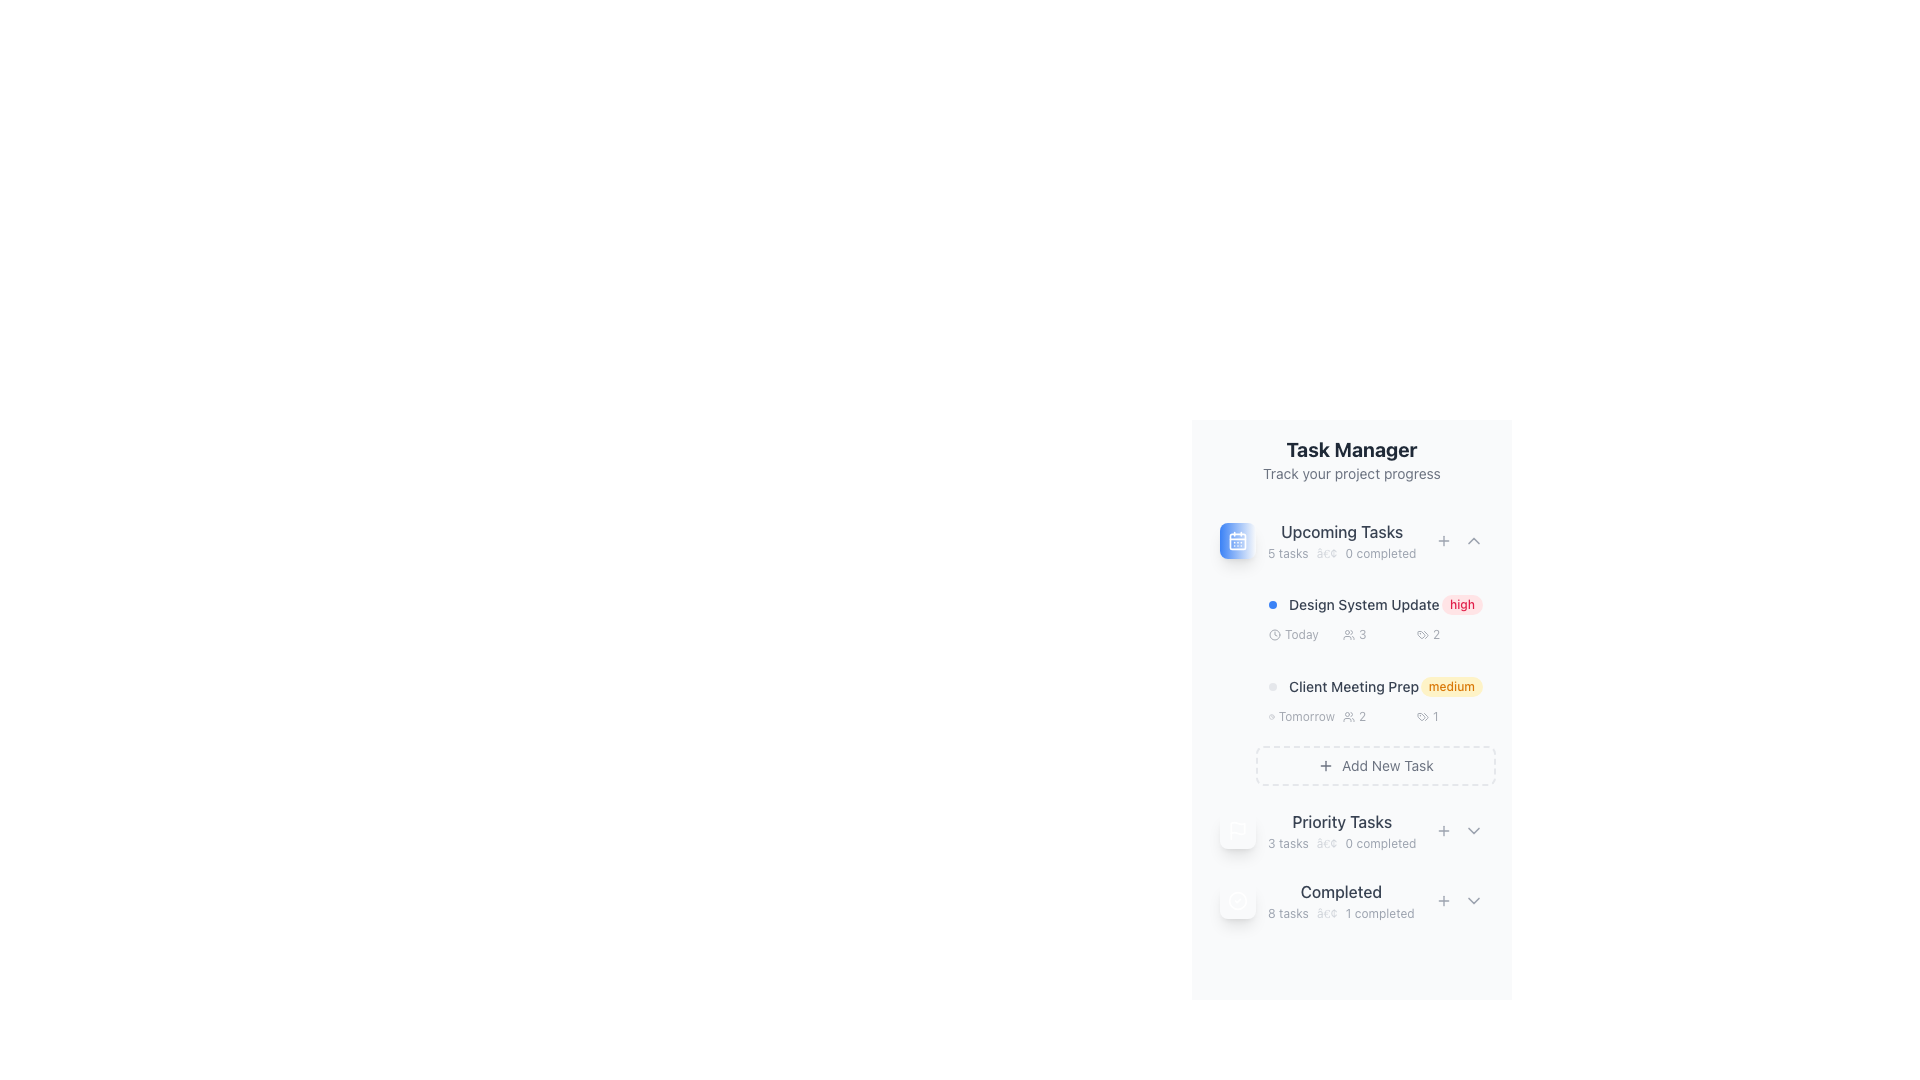 The height and width of the screenshot is (1080, 1920). What do you see at coordinates (1342, 540) in the screenshot?
I see `the 'Upcoming' tasks summary header in the Task Manager sidebar to potentially reveal more information` at bounding box center [1342, 540].